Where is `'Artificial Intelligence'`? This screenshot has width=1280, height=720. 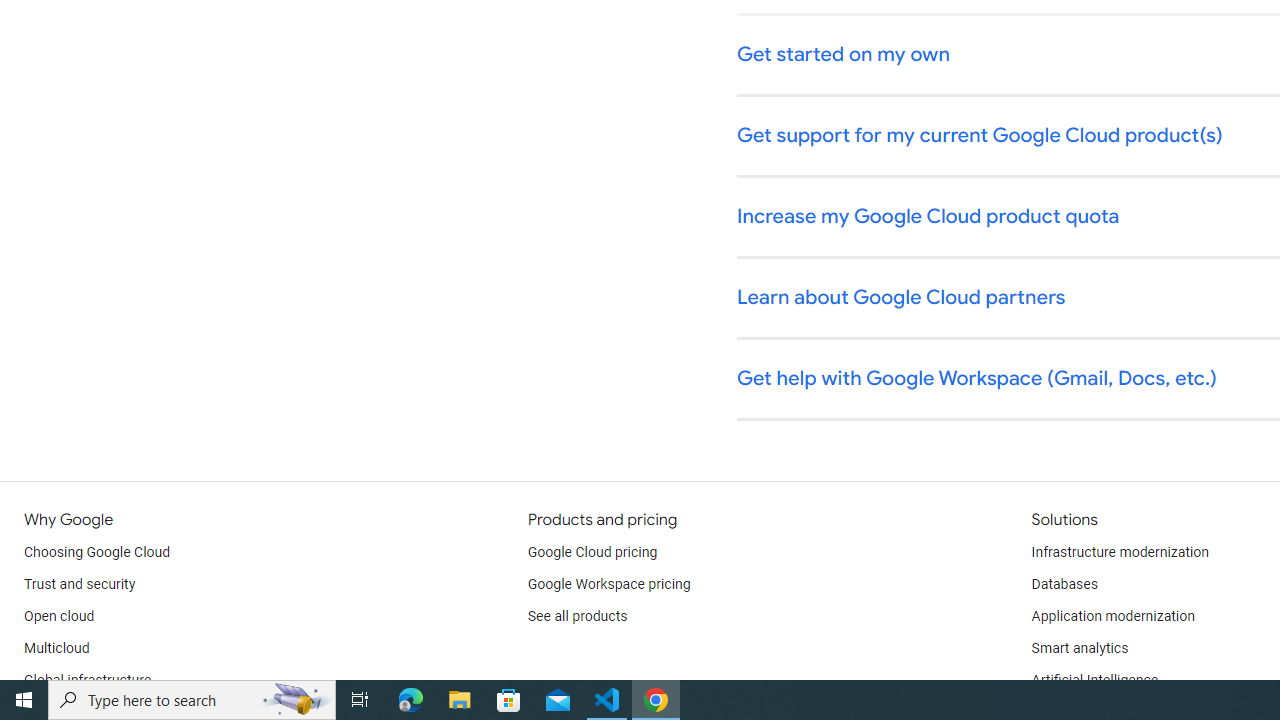
'Artificial Intelligence' is located at coordinates (1093, 680).